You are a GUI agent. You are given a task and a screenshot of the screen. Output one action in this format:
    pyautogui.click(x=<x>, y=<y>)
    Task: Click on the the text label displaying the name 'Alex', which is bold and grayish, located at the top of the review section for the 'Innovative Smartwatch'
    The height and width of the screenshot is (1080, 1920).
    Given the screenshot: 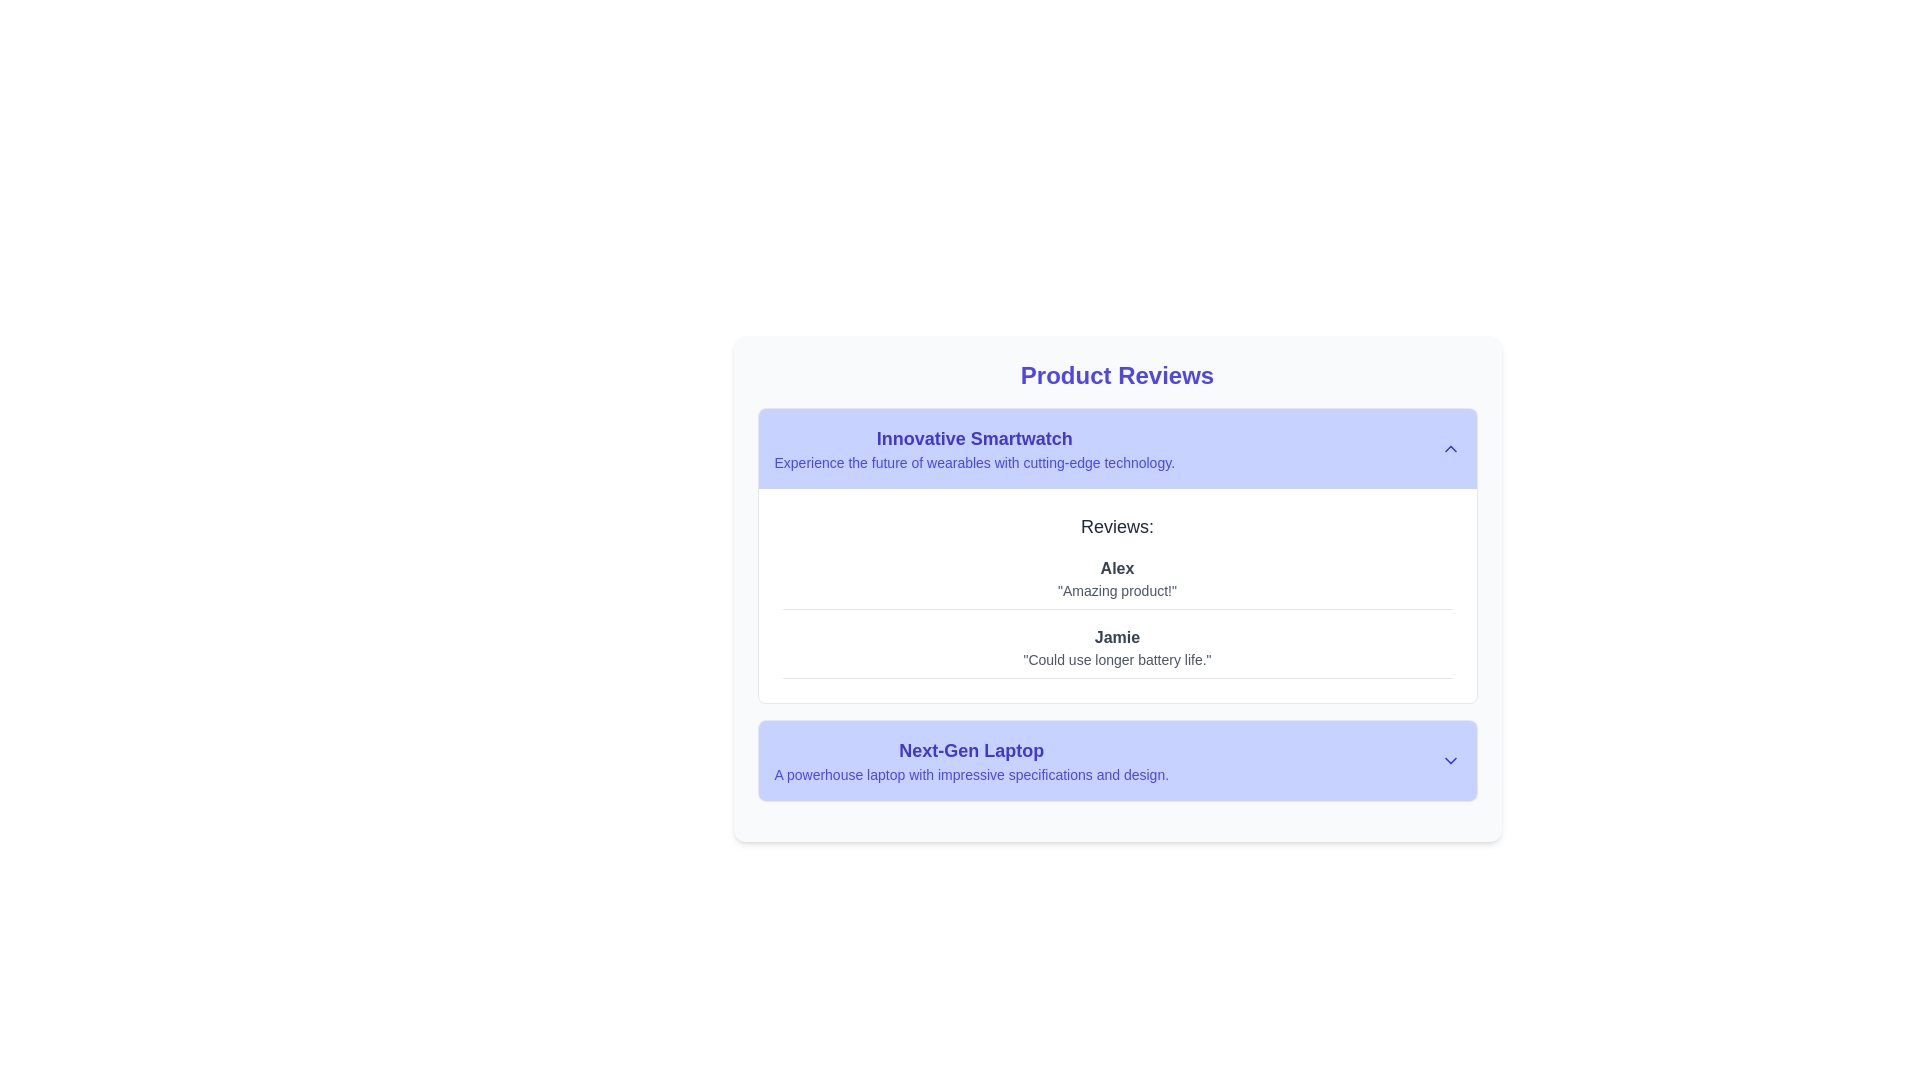 What is the action you would take?
    pyautogui.click(x=1116, y=569)
    